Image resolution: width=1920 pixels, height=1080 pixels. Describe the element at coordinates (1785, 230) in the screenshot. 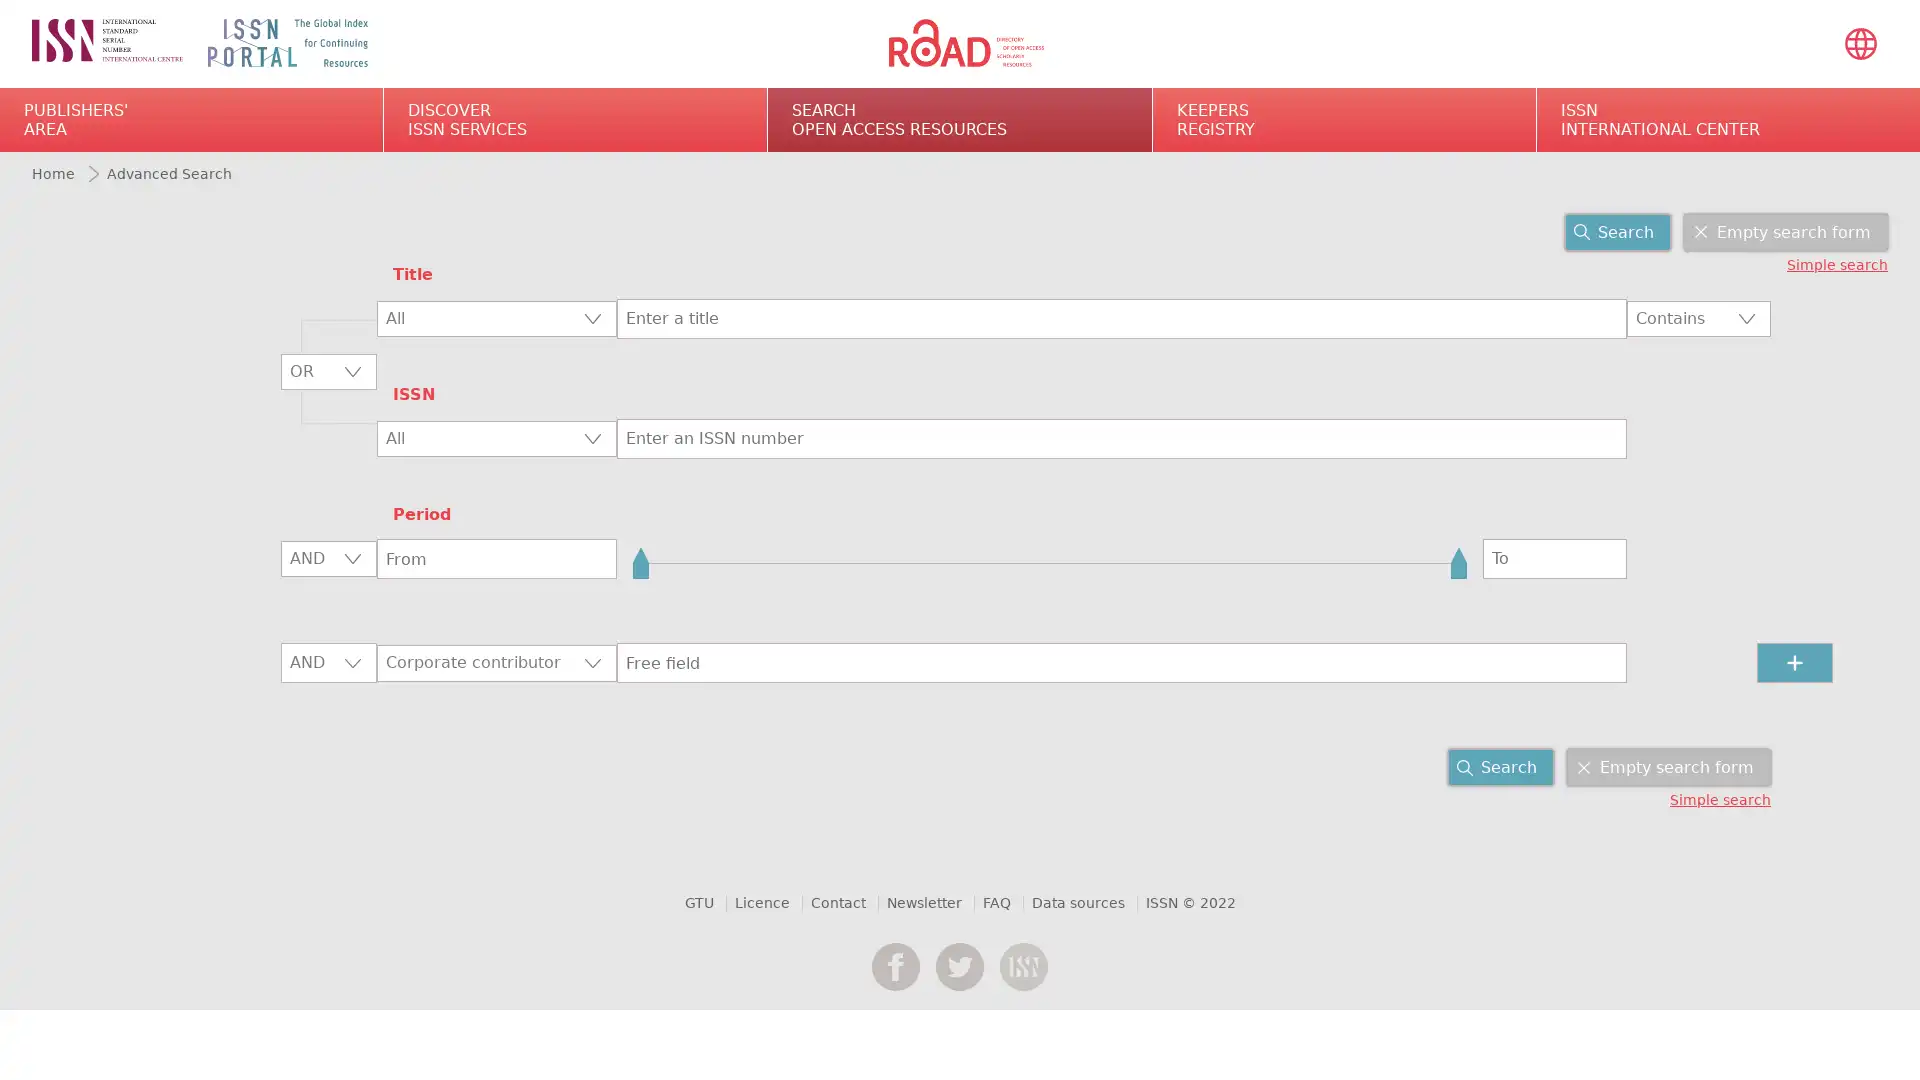

I see `Empty search form` at that location.